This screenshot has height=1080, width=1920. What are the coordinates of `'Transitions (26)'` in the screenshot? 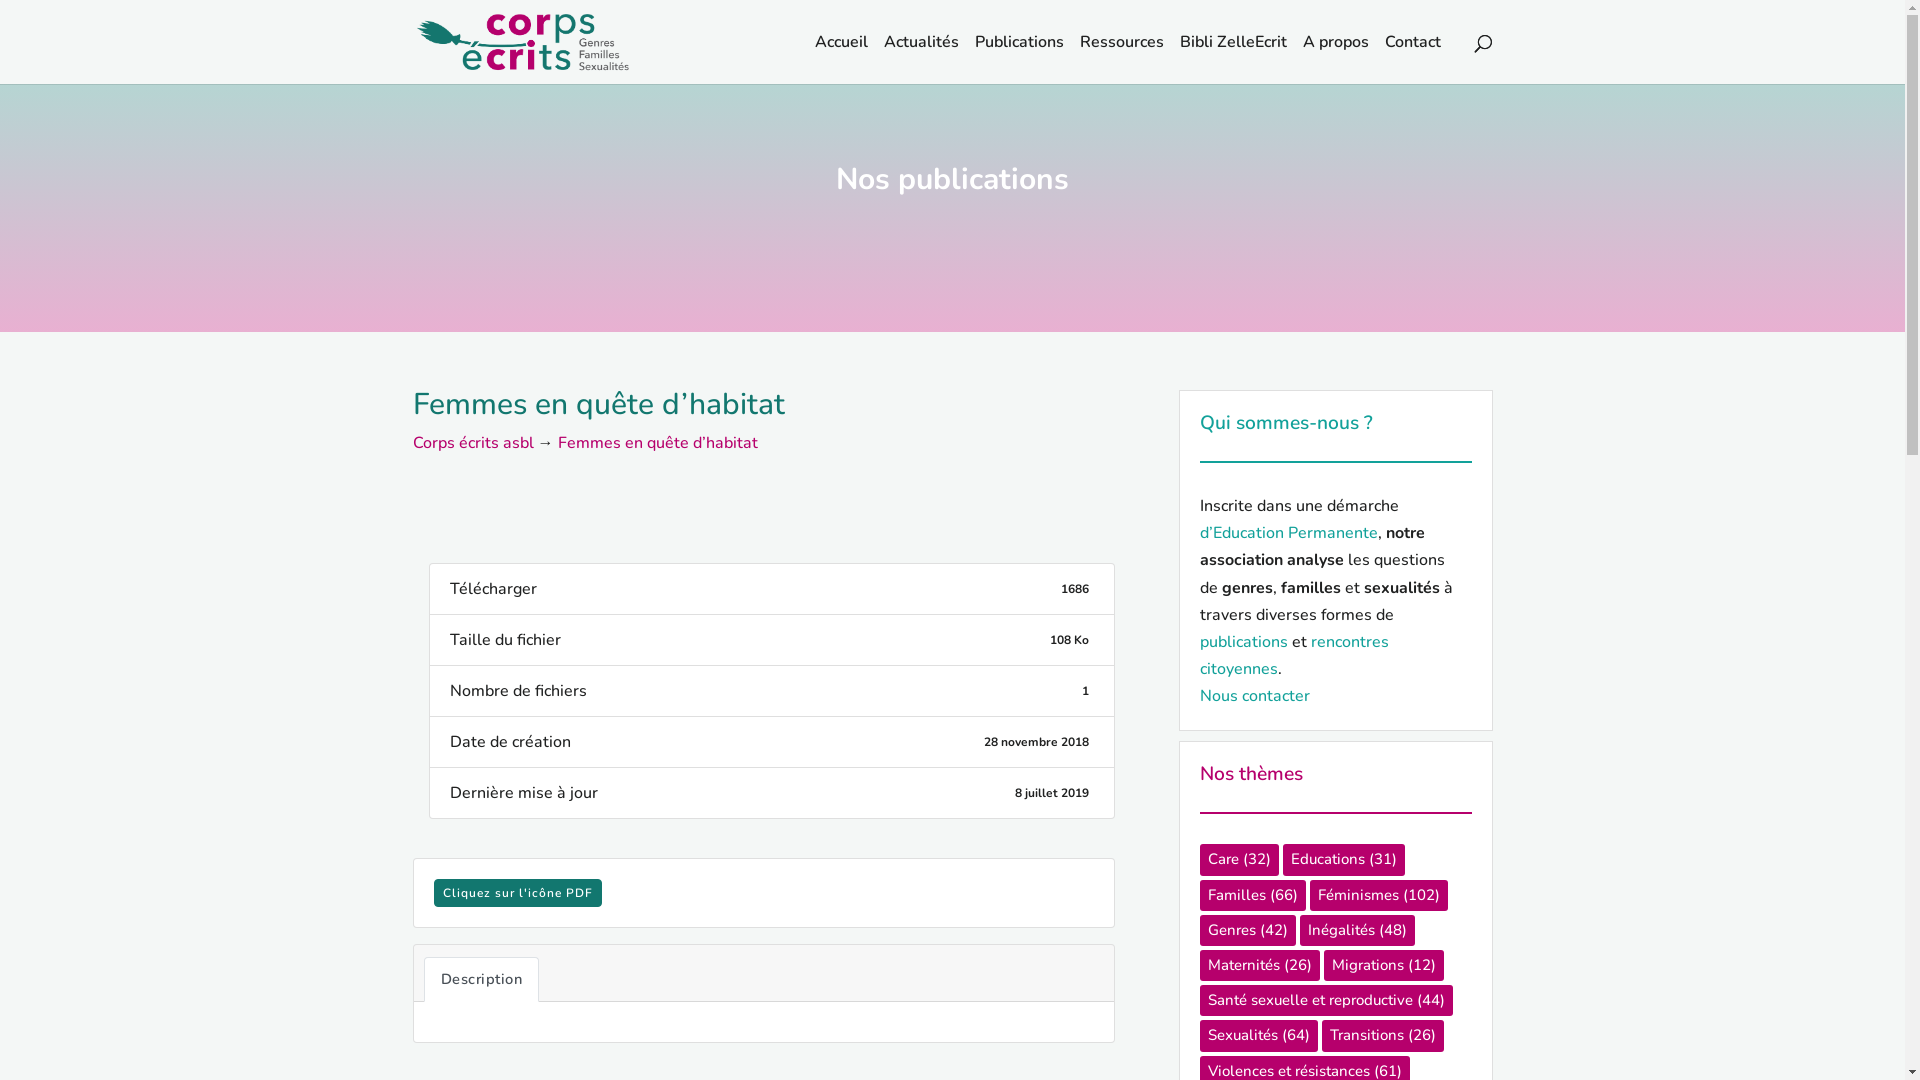 It's located at (1381, 1035).